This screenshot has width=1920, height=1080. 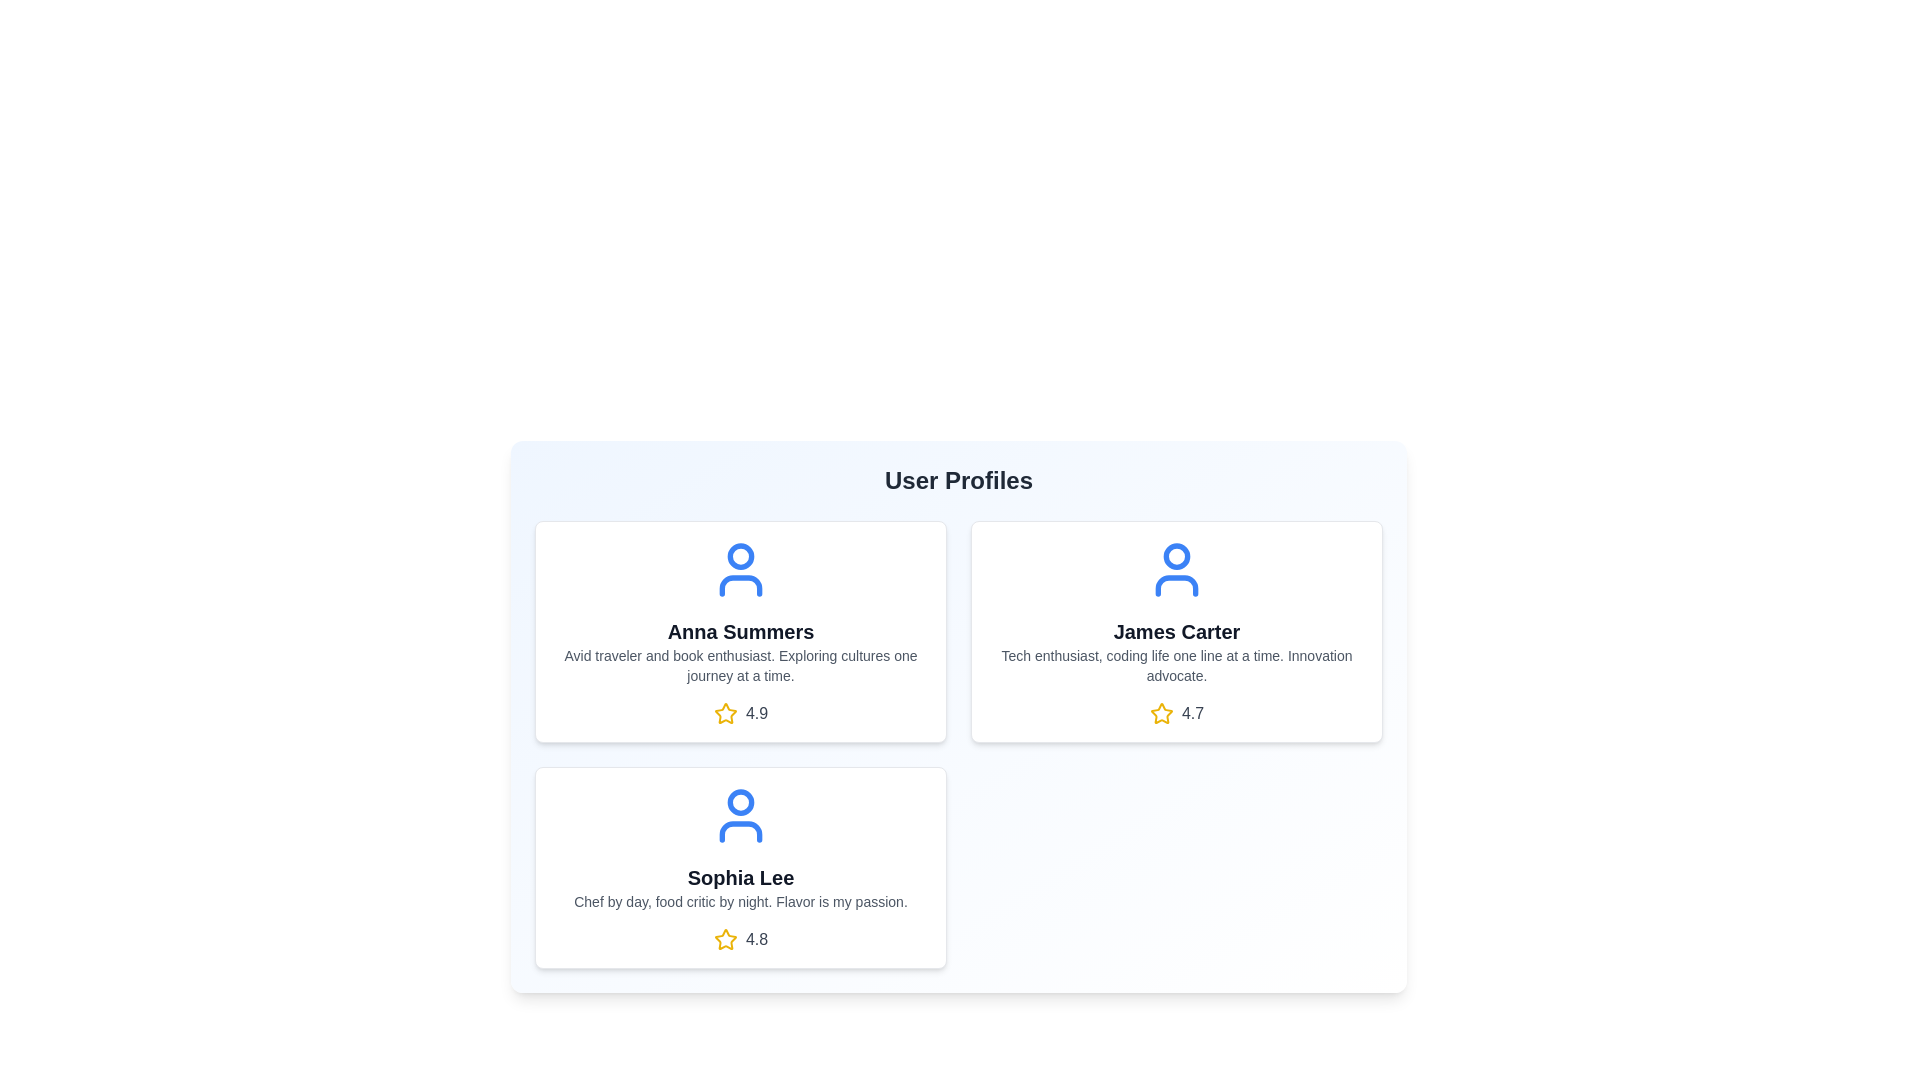 I want to click on the bio text of the user card for James Carter, so click(x=1176, y=666).